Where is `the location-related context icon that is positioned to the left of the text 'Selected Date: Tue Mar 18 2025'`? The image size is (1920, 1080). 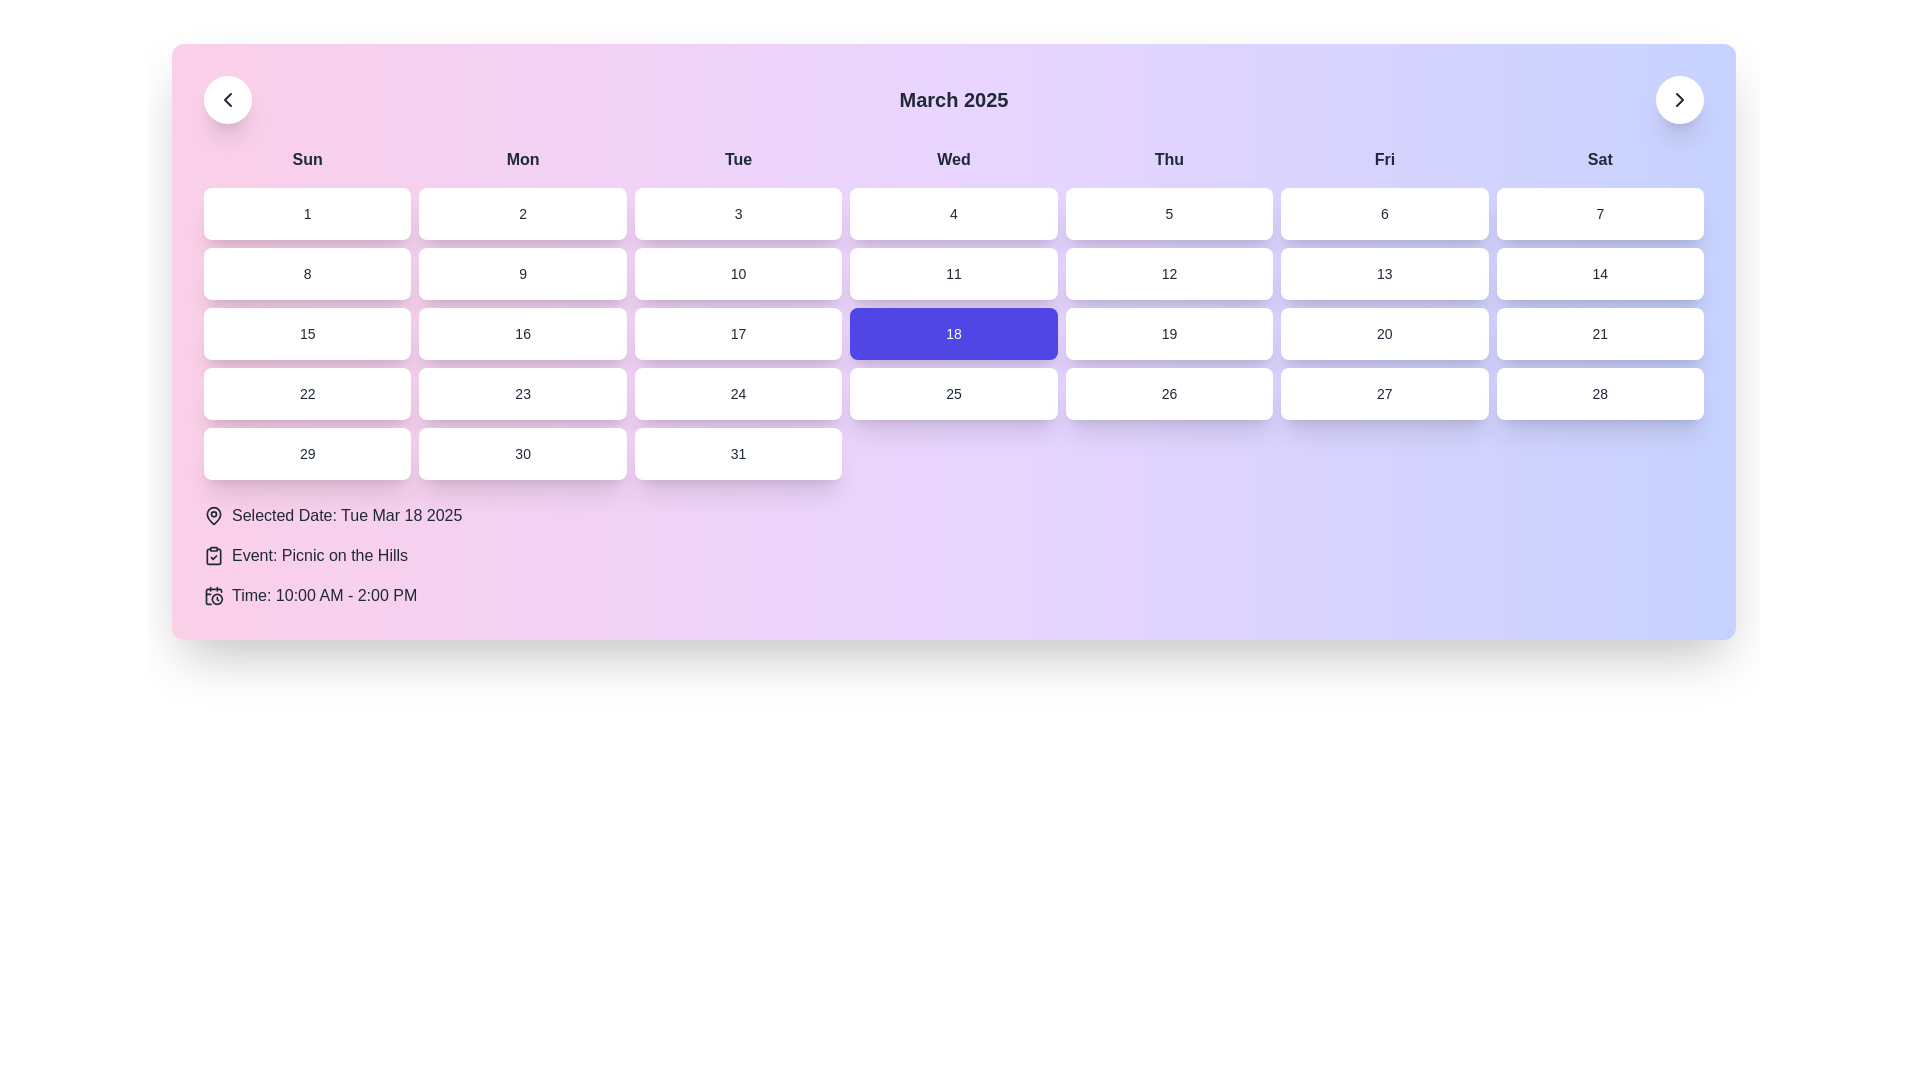 the location-related context icon that is positioned to the left of the text 'Selected Date: Tue Mar 18 2025' is located at coordinates (214, 515).